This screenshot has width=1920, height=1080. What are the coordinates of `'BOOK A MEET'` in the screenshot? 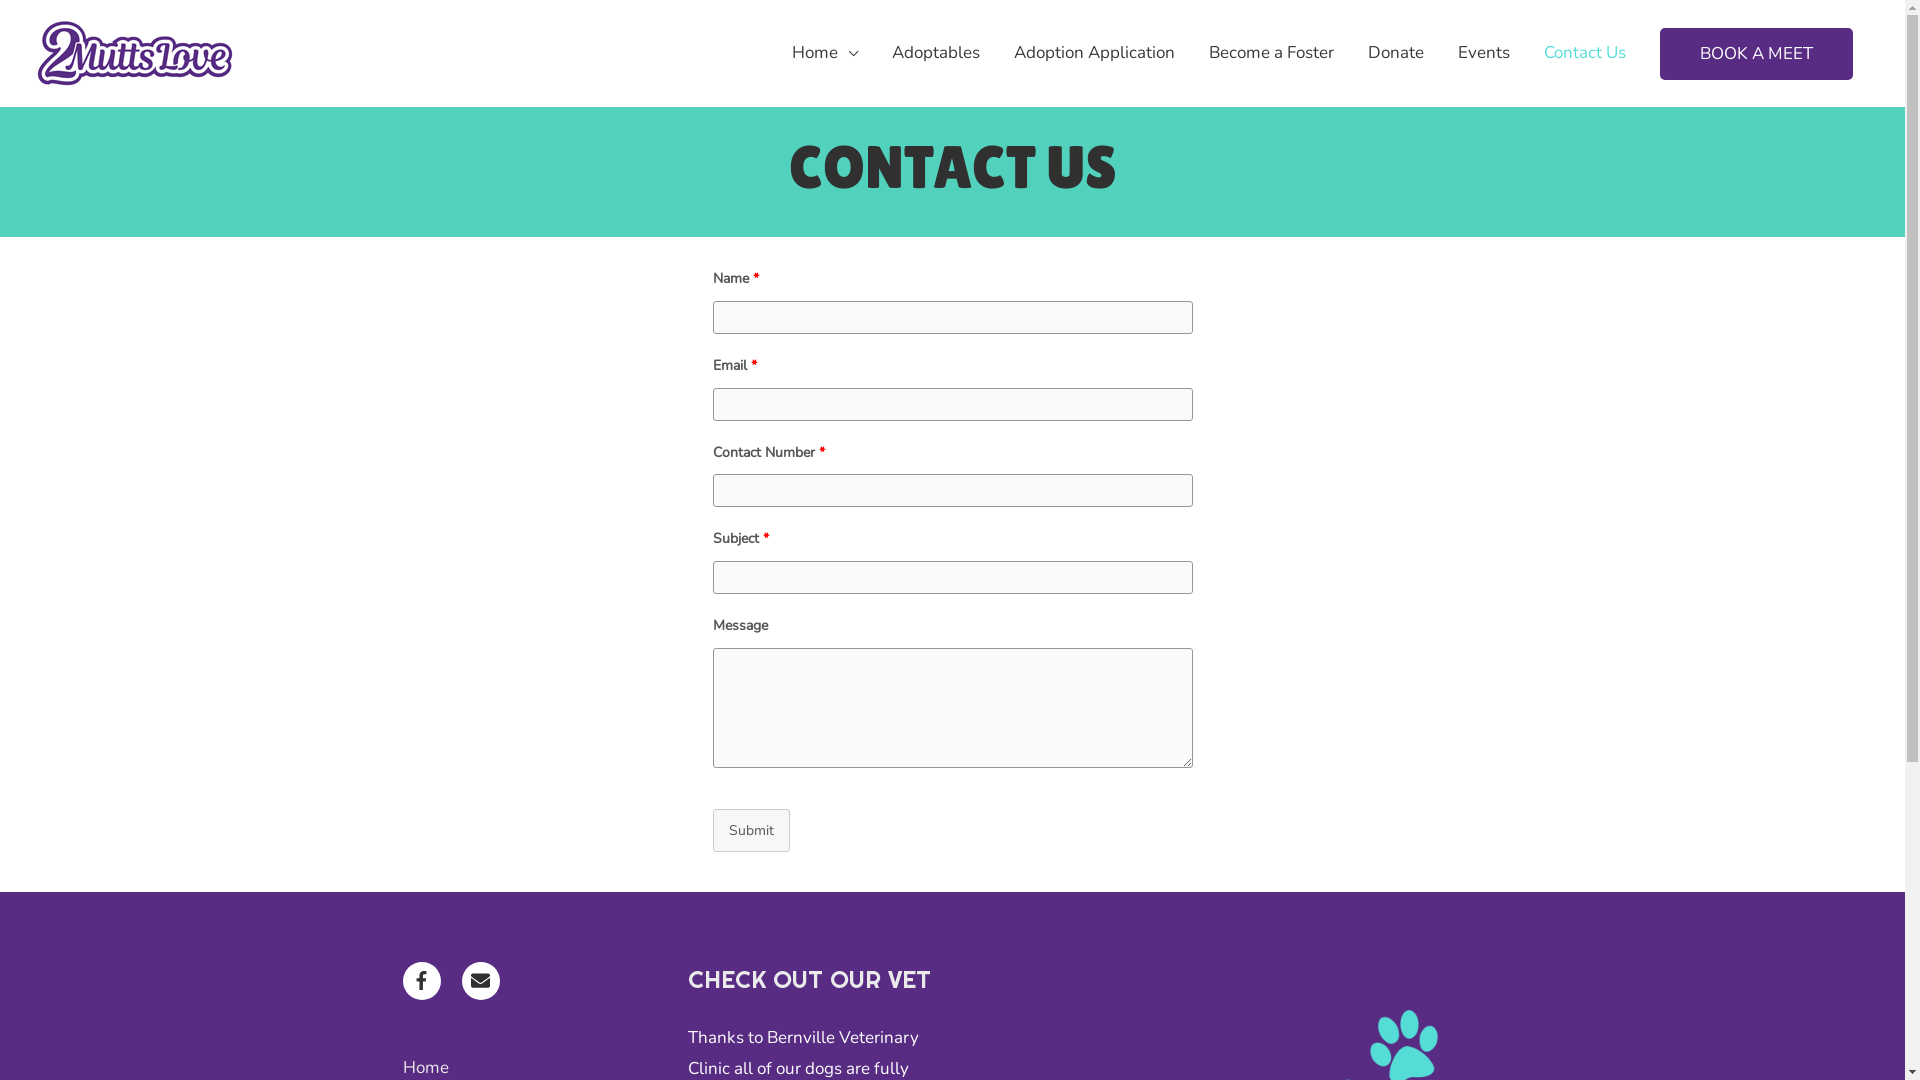 It's located at (1660, 53).